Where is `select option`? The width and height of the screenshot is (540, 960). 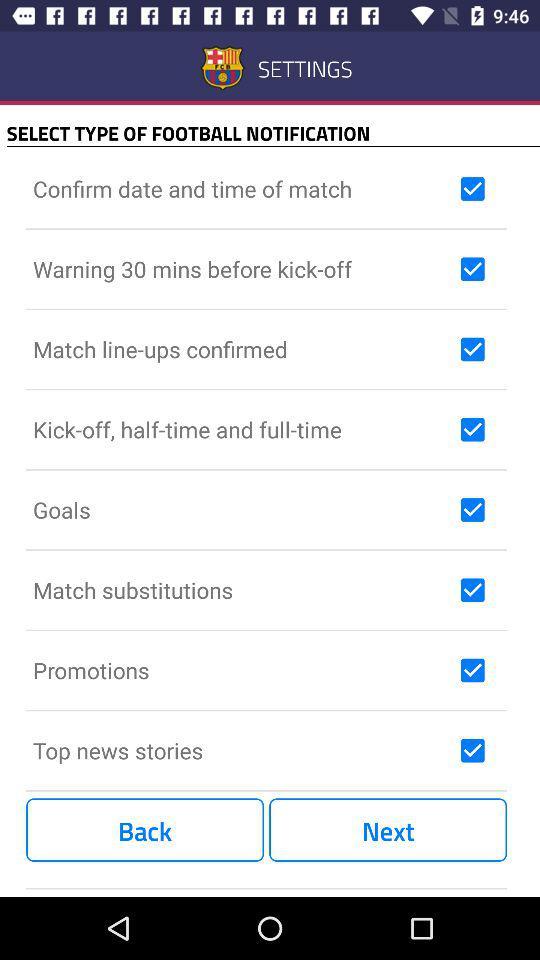 select option is located at coordinates (472, 349).